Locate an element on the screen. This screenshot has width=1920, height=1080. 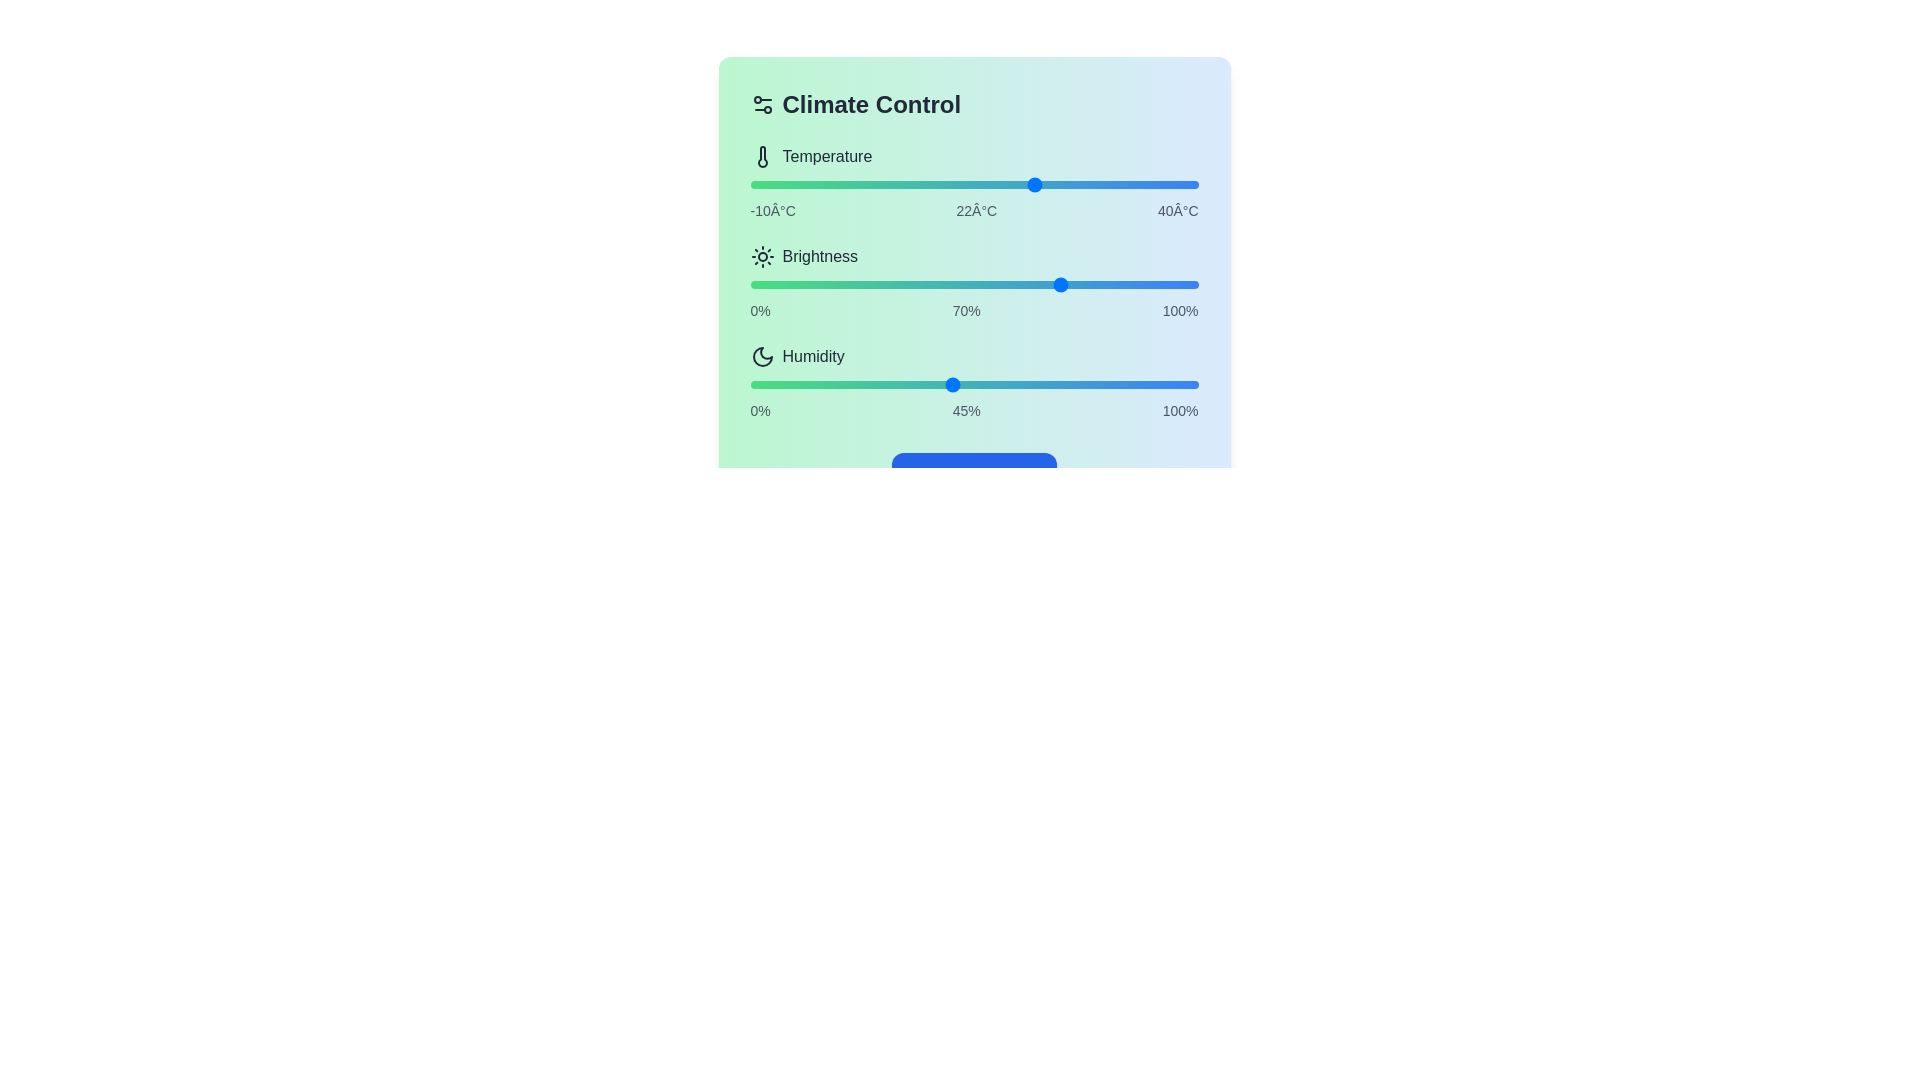
the humidity is located at coordinates (1049, 385).